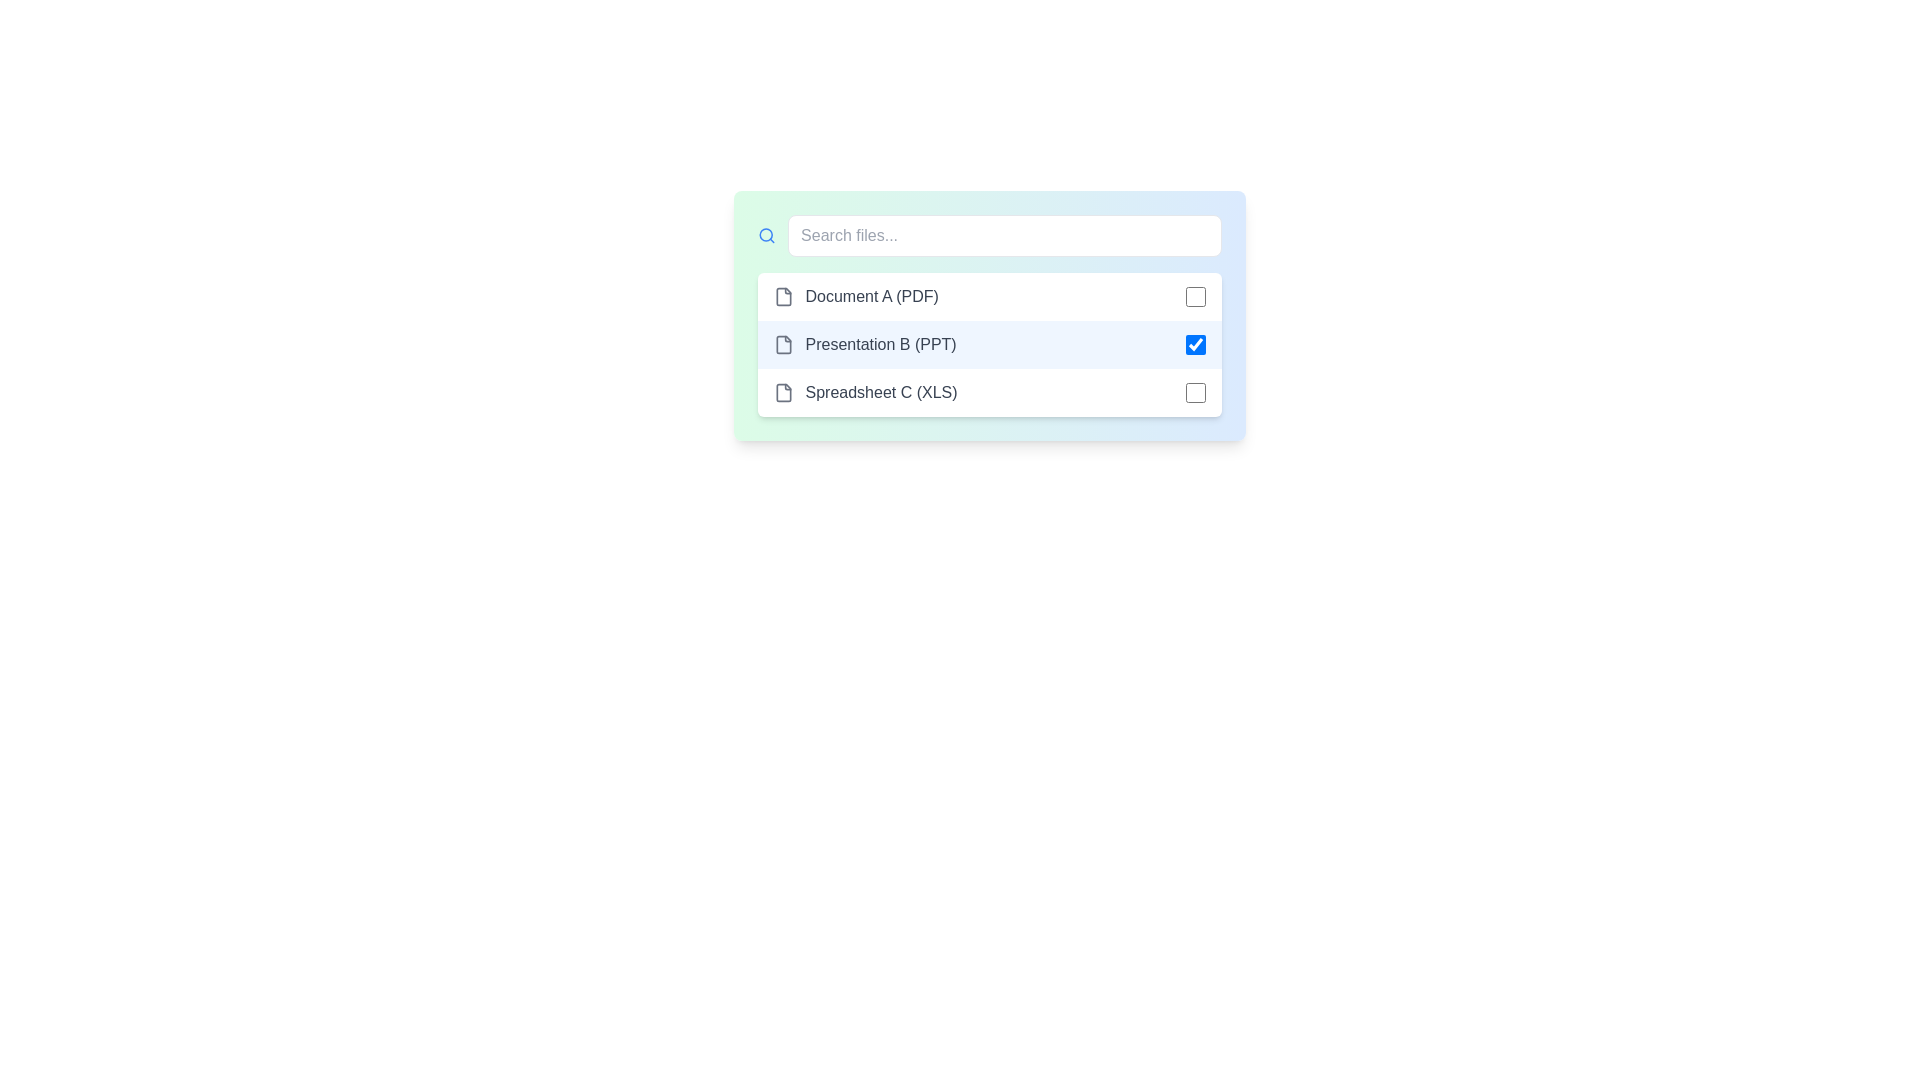  Describe the element at coordinates (989, 393) in the screenshot. I see `the file item with name Spreadsheet C (XLS)` at that location.